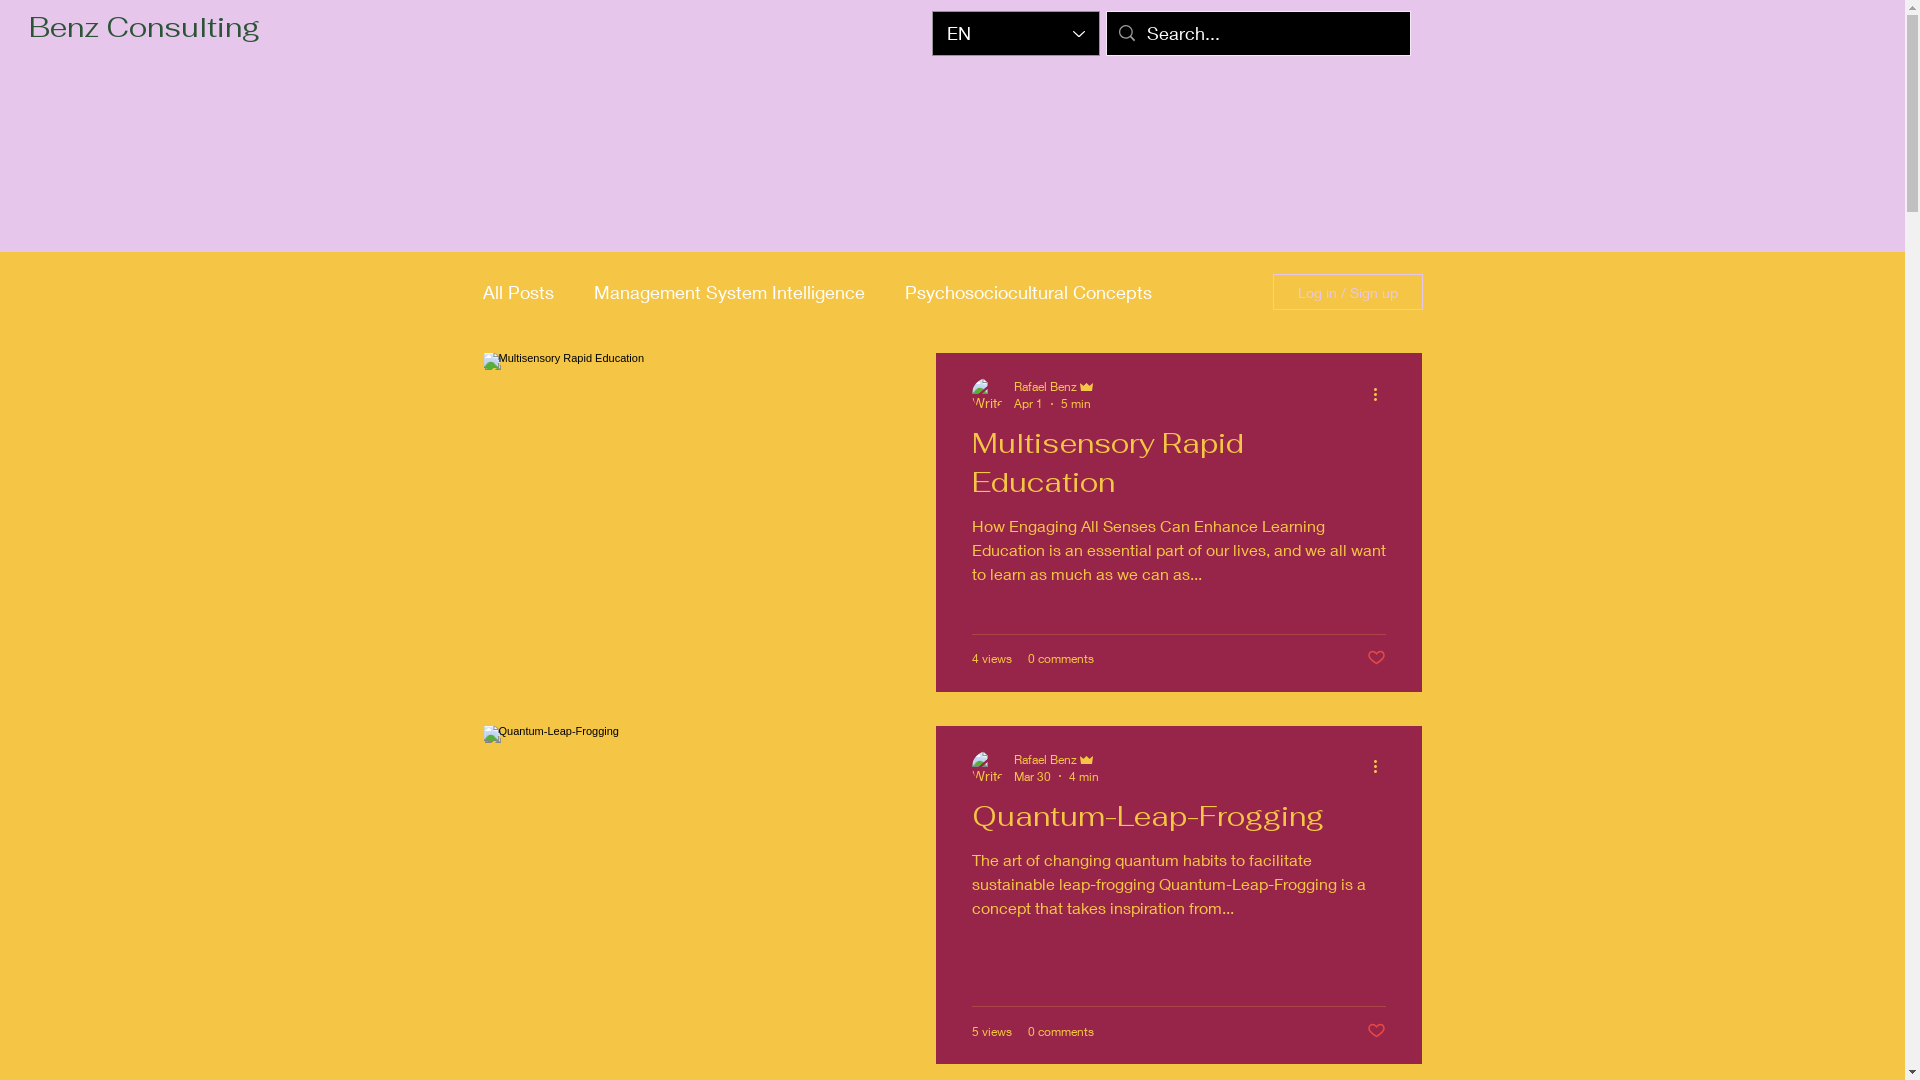  What do you see at coordinates (143, 27) in the screenshot?
I see `'Benz Consulting'` at bounding box center [143, 27].